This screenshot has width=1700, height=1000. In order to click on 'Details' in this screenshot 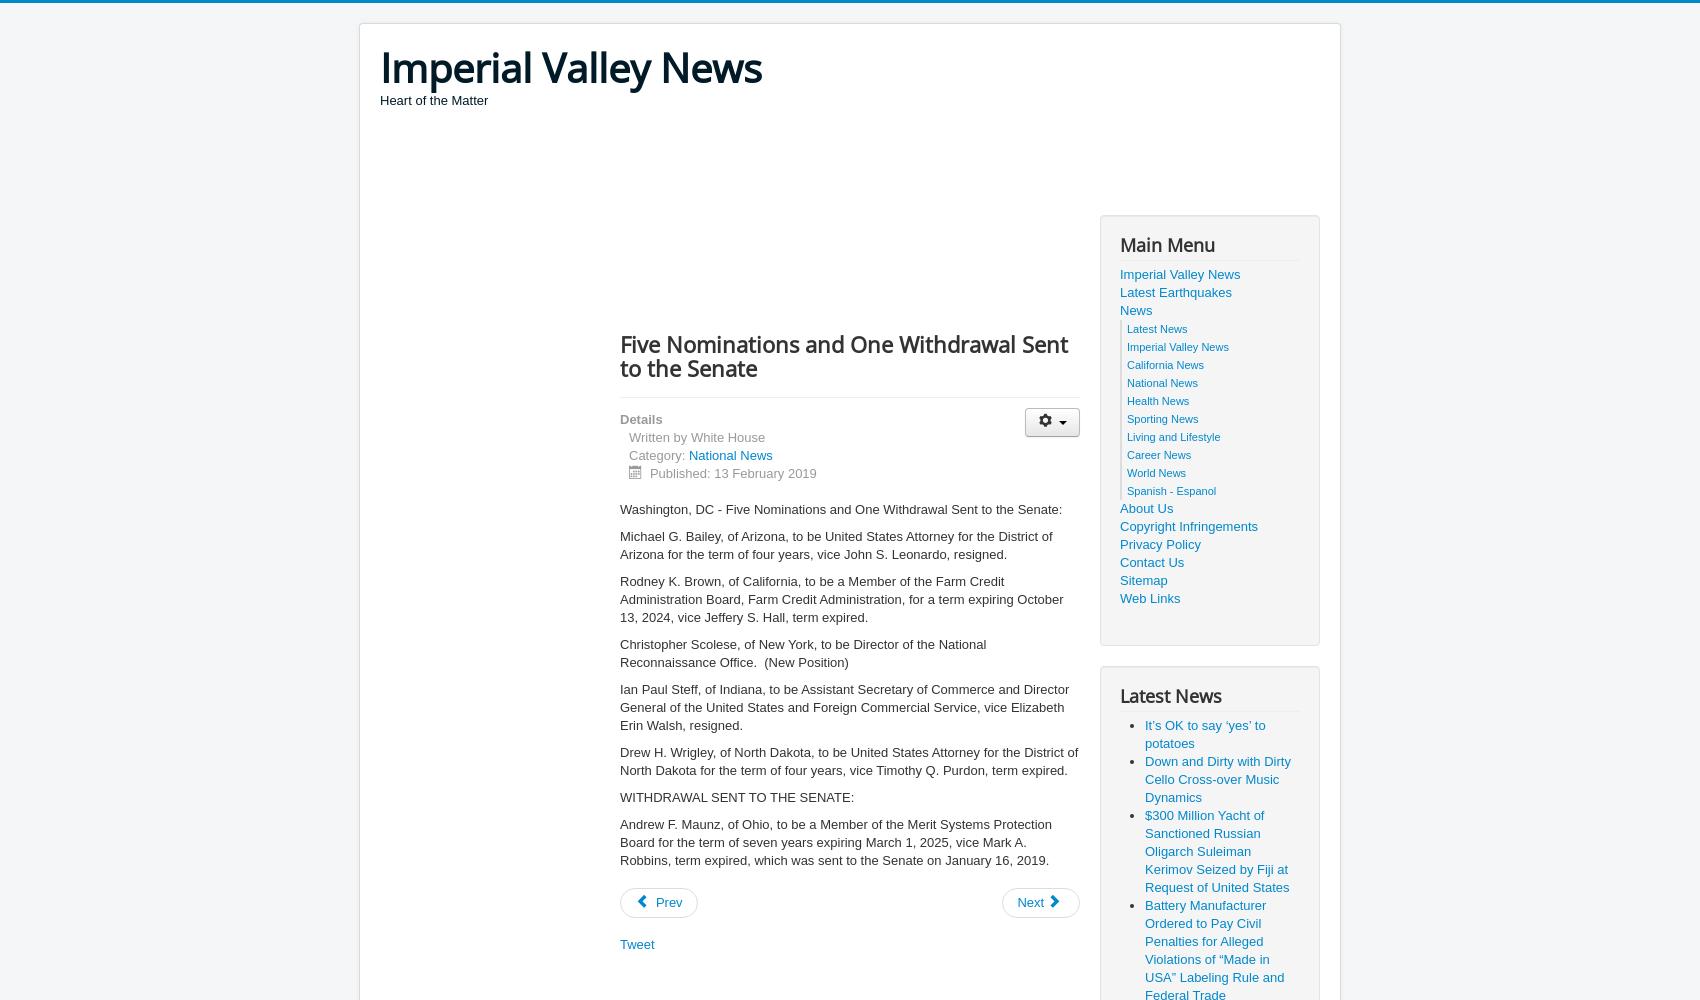, I will do `click(641, 419)`.